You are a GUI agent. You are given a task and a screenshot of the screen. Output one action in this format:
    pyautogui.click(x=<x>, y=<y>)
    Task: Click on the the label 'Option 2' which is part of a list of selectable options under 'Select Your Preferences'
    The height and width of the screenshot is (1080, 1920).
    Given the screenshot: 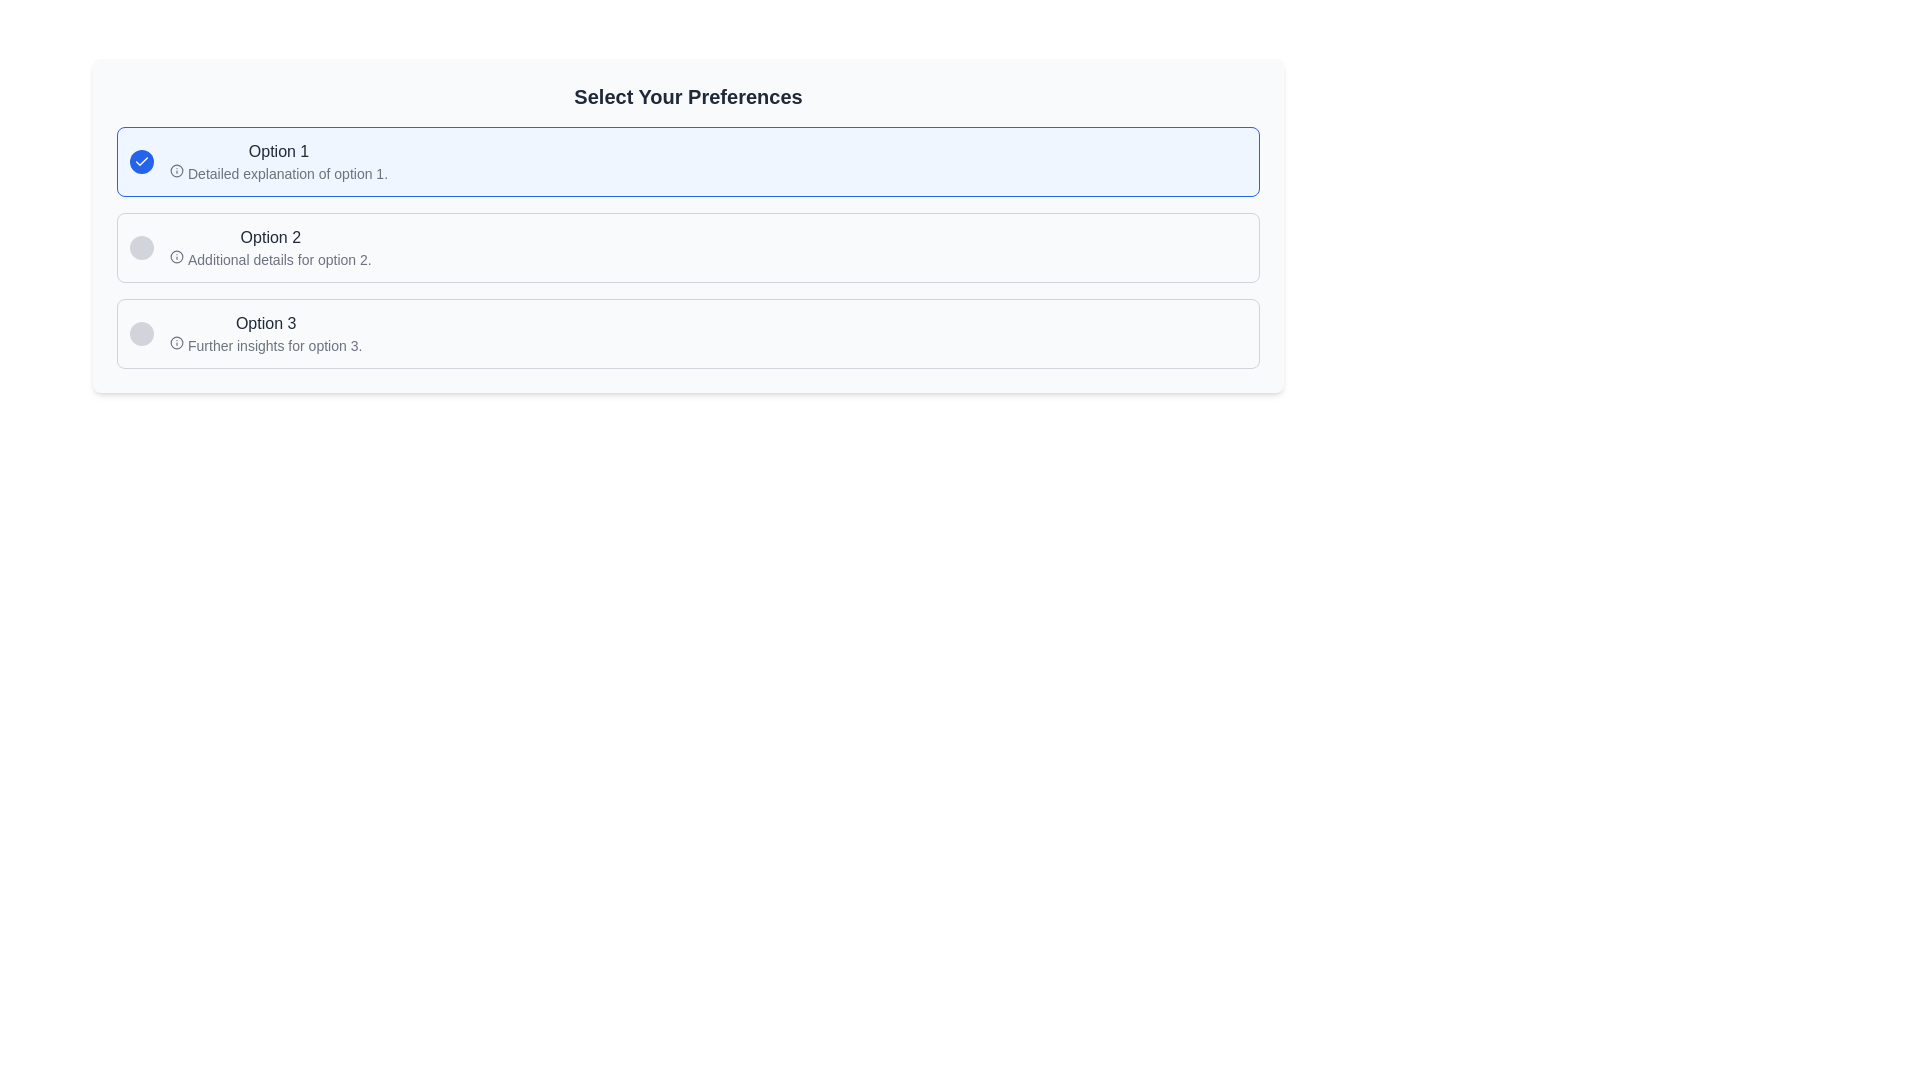 What is the action you would take?
    pyautogui.click(x=269, y=237)
    